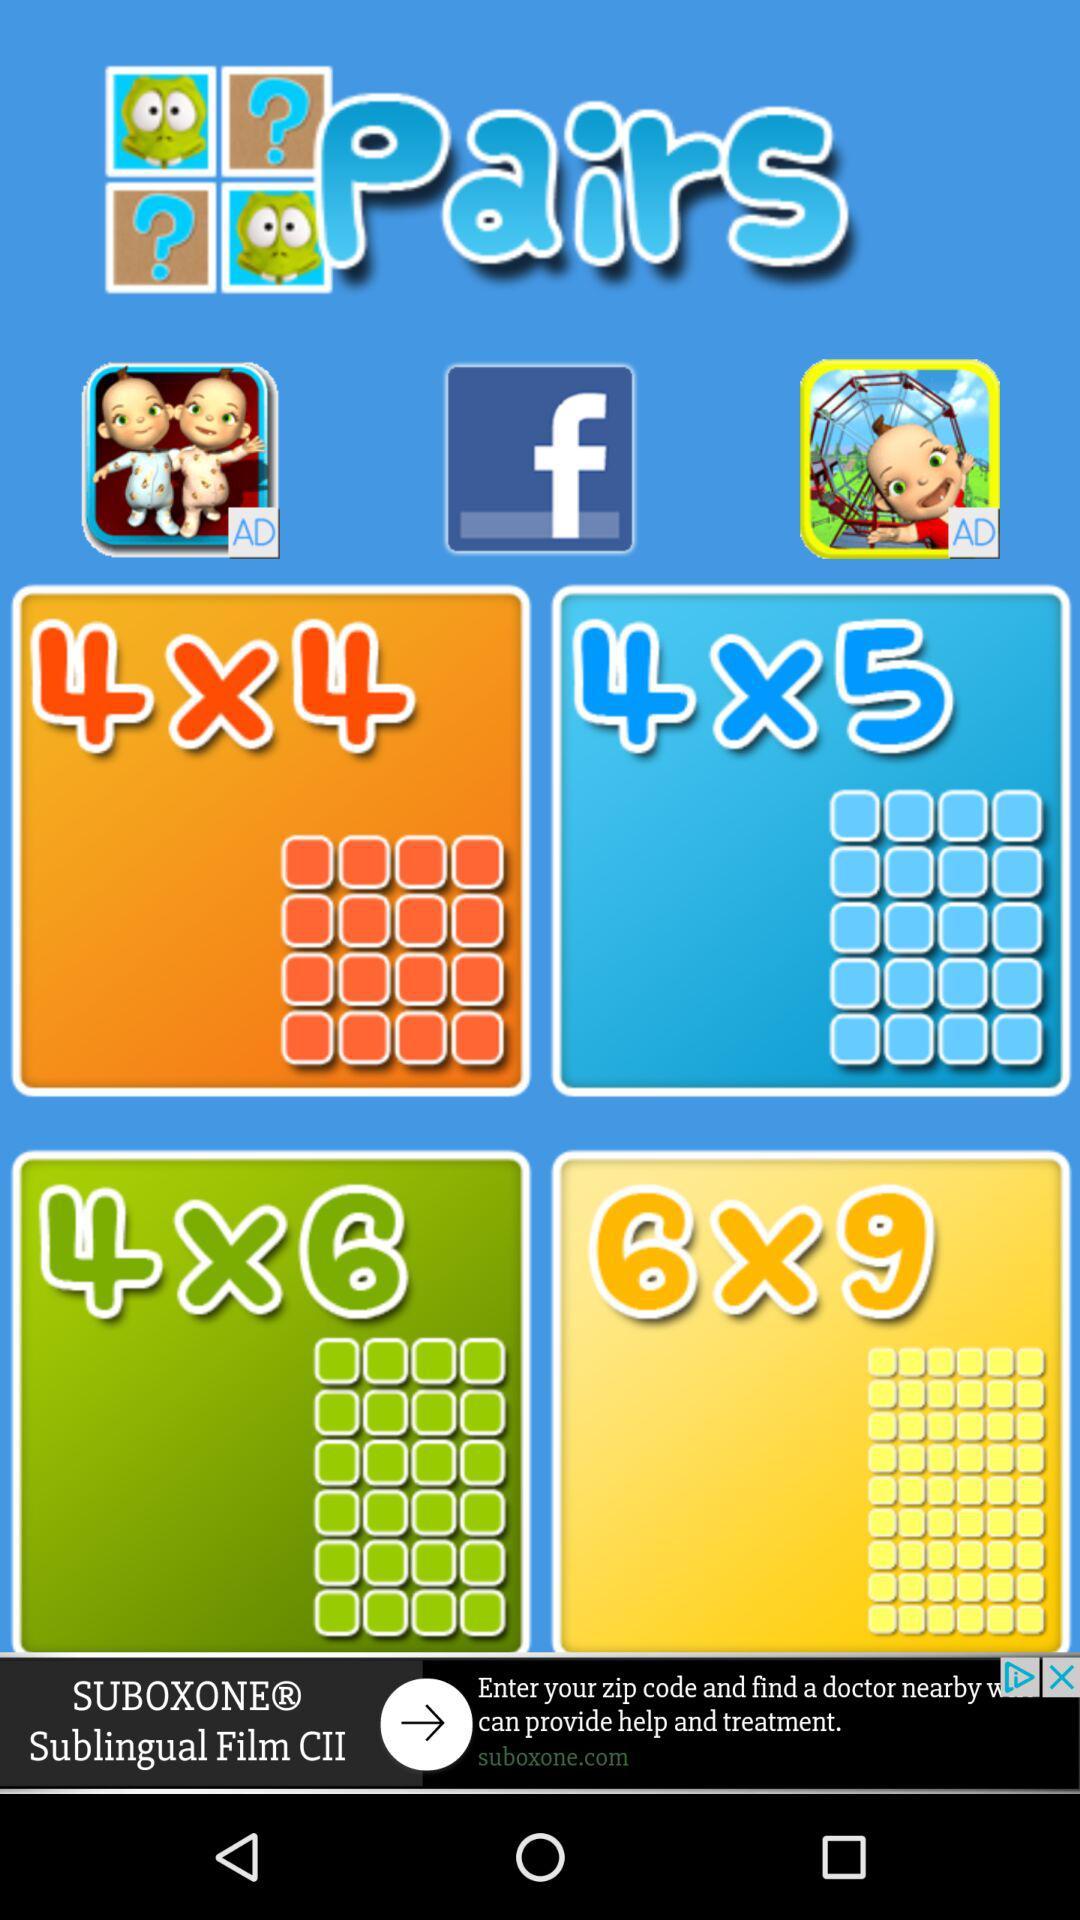  I want to click on clicks the 4x6, so click(270, 1405).